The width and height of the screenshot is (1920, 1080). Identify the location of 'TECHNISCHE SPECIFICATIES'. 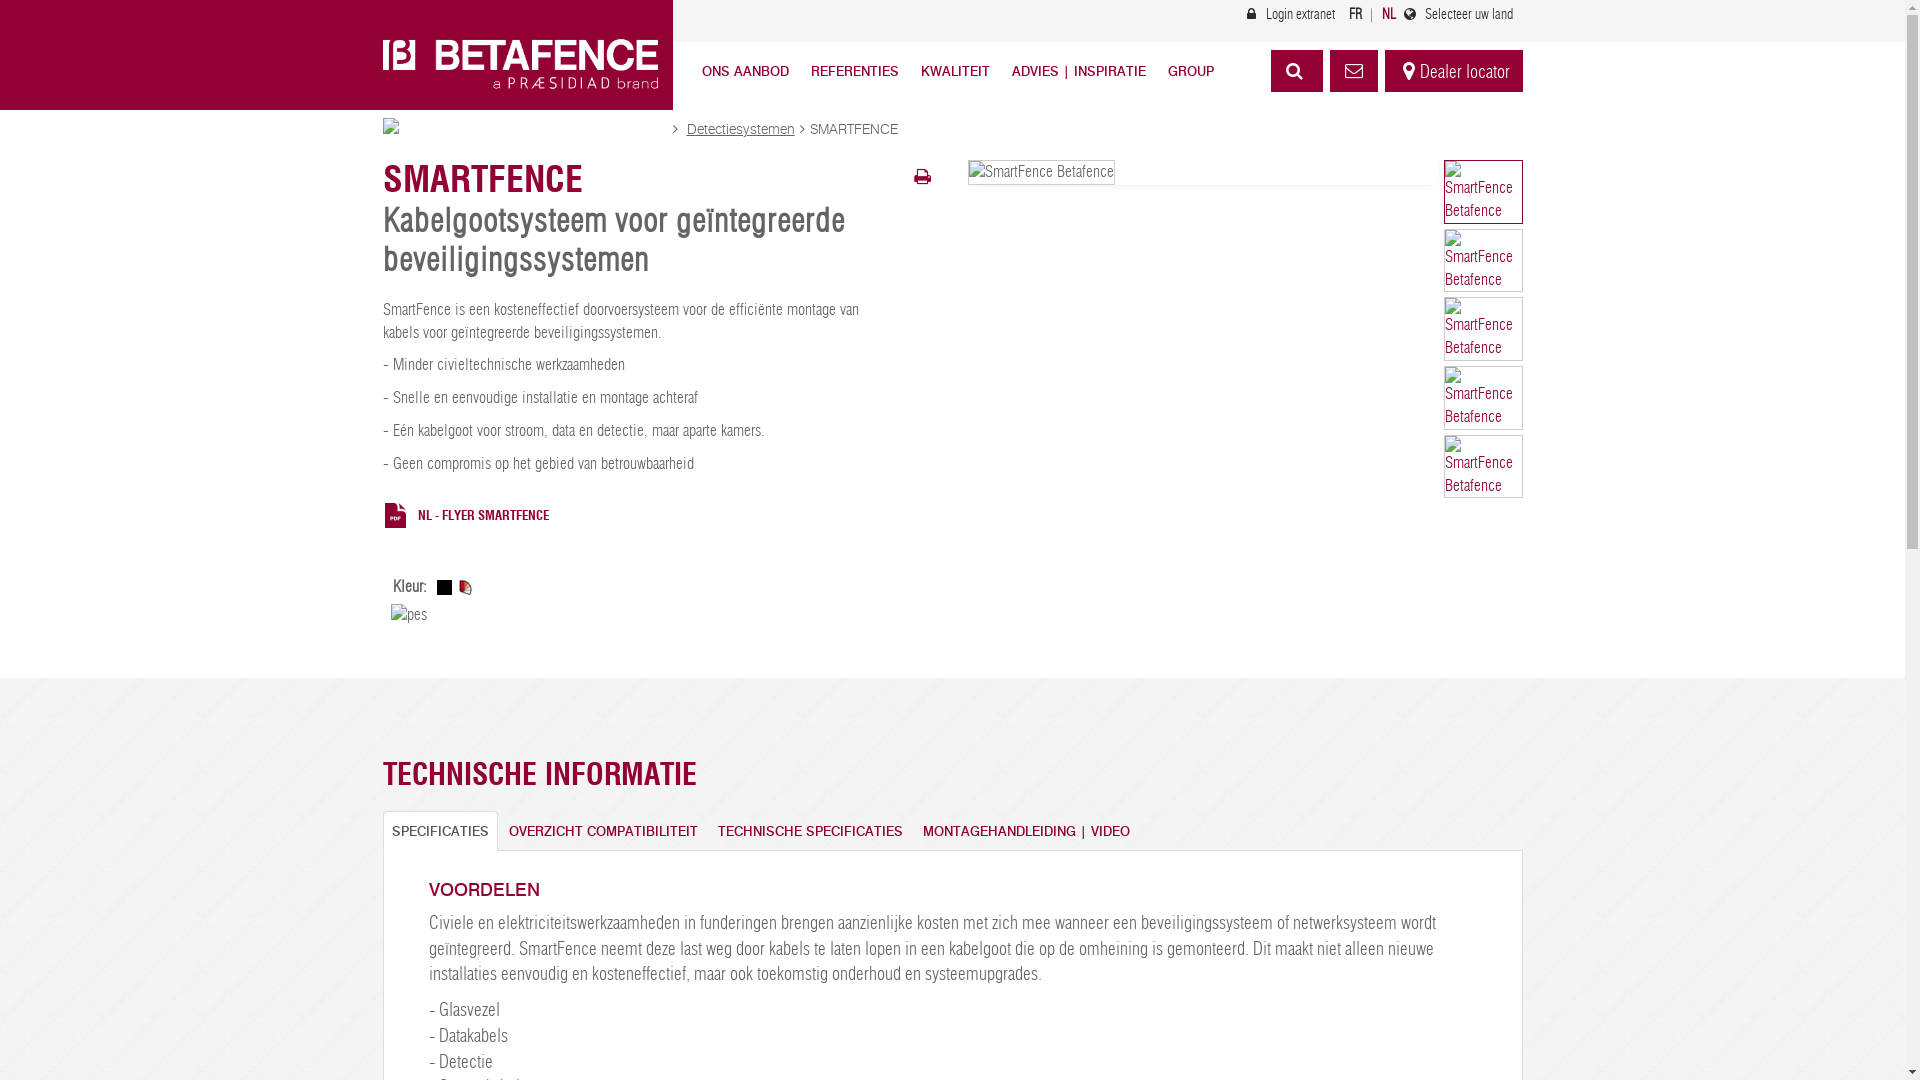
(809, 831).